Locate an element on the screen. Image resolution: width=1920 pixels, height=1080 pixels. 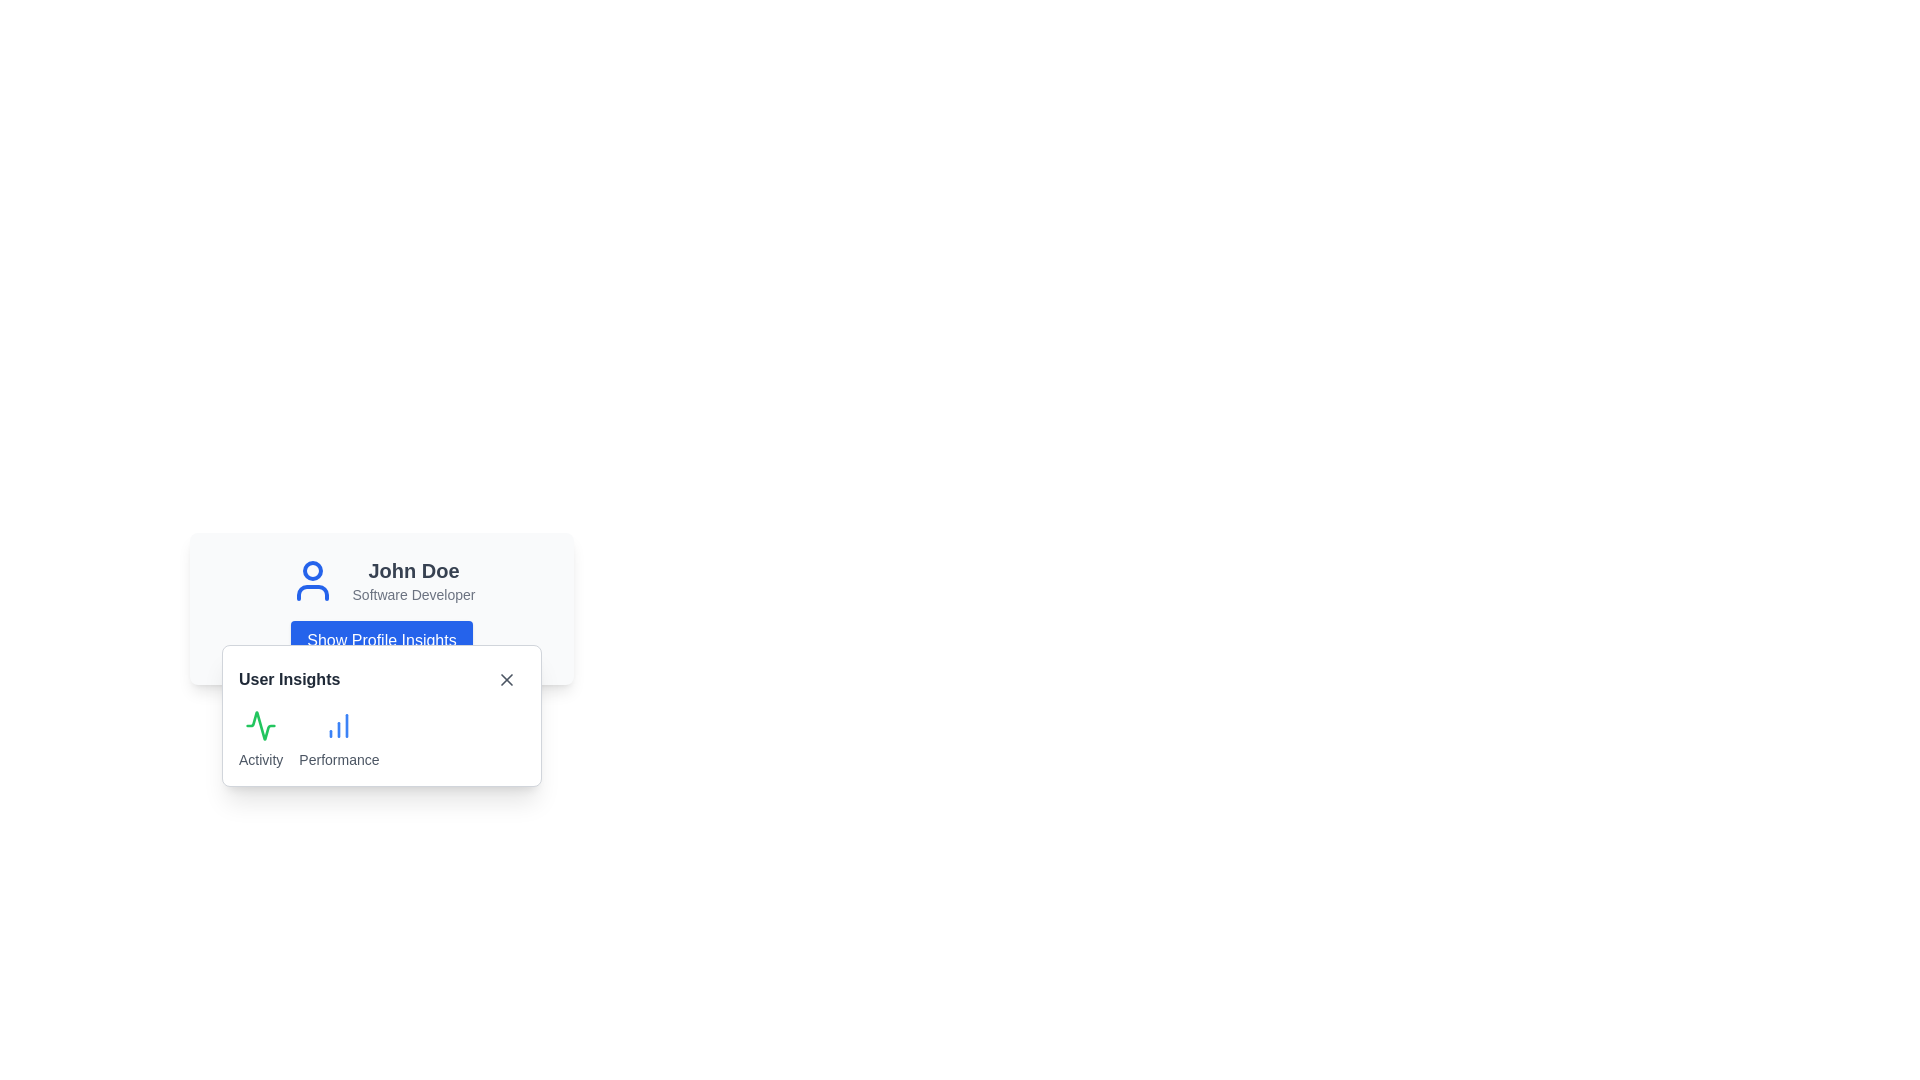
the second text label in the 'User Insights' popup window, located below the graphical chart icon with increasing bars, which serves as a descriptor for the associated information is located at coordinates (339, 759).